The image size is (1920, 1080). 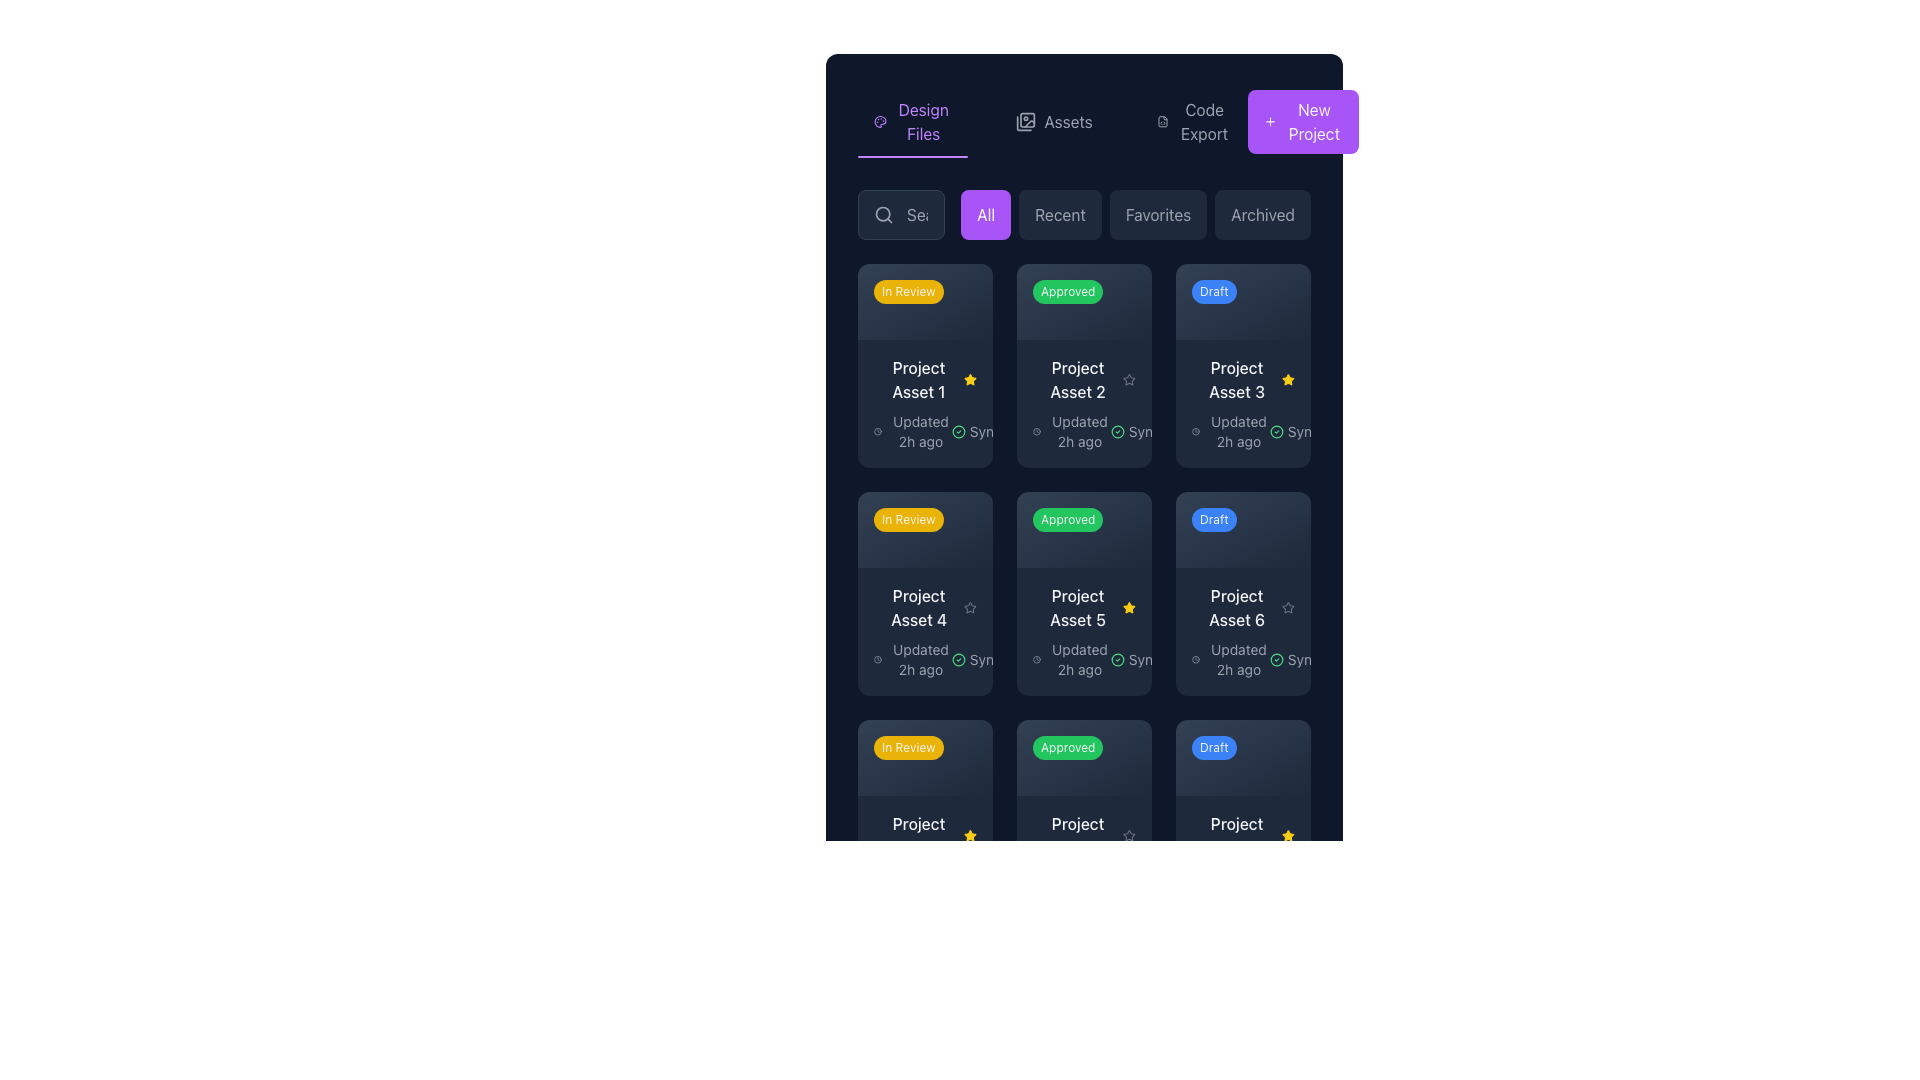 What do you see at coordinates (1242, 430) in the screenshot?
I see `the timestamp indicating 'Updated 2h ago' within the card labeled 'Project Asset 3'` at bounding box center [1242, 430].